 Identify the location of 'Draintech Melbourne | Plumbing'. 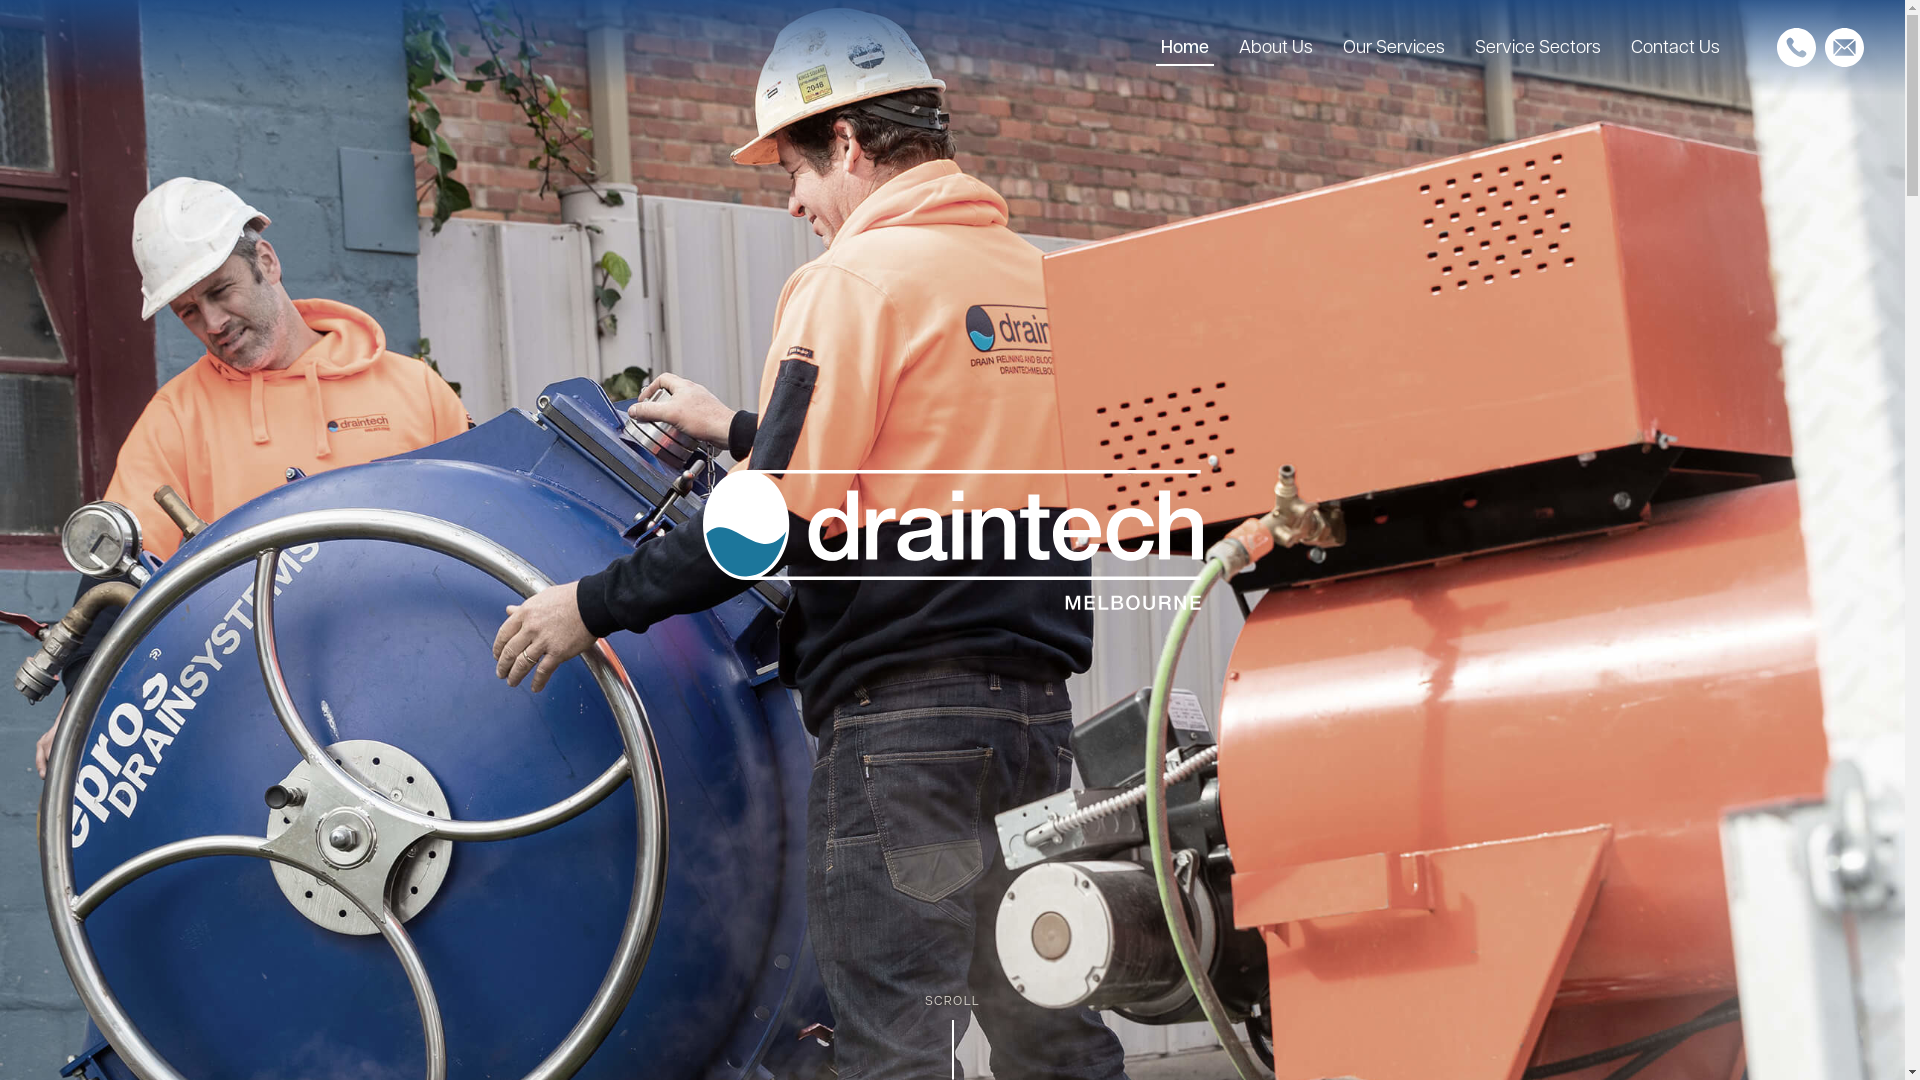
(950, 540).